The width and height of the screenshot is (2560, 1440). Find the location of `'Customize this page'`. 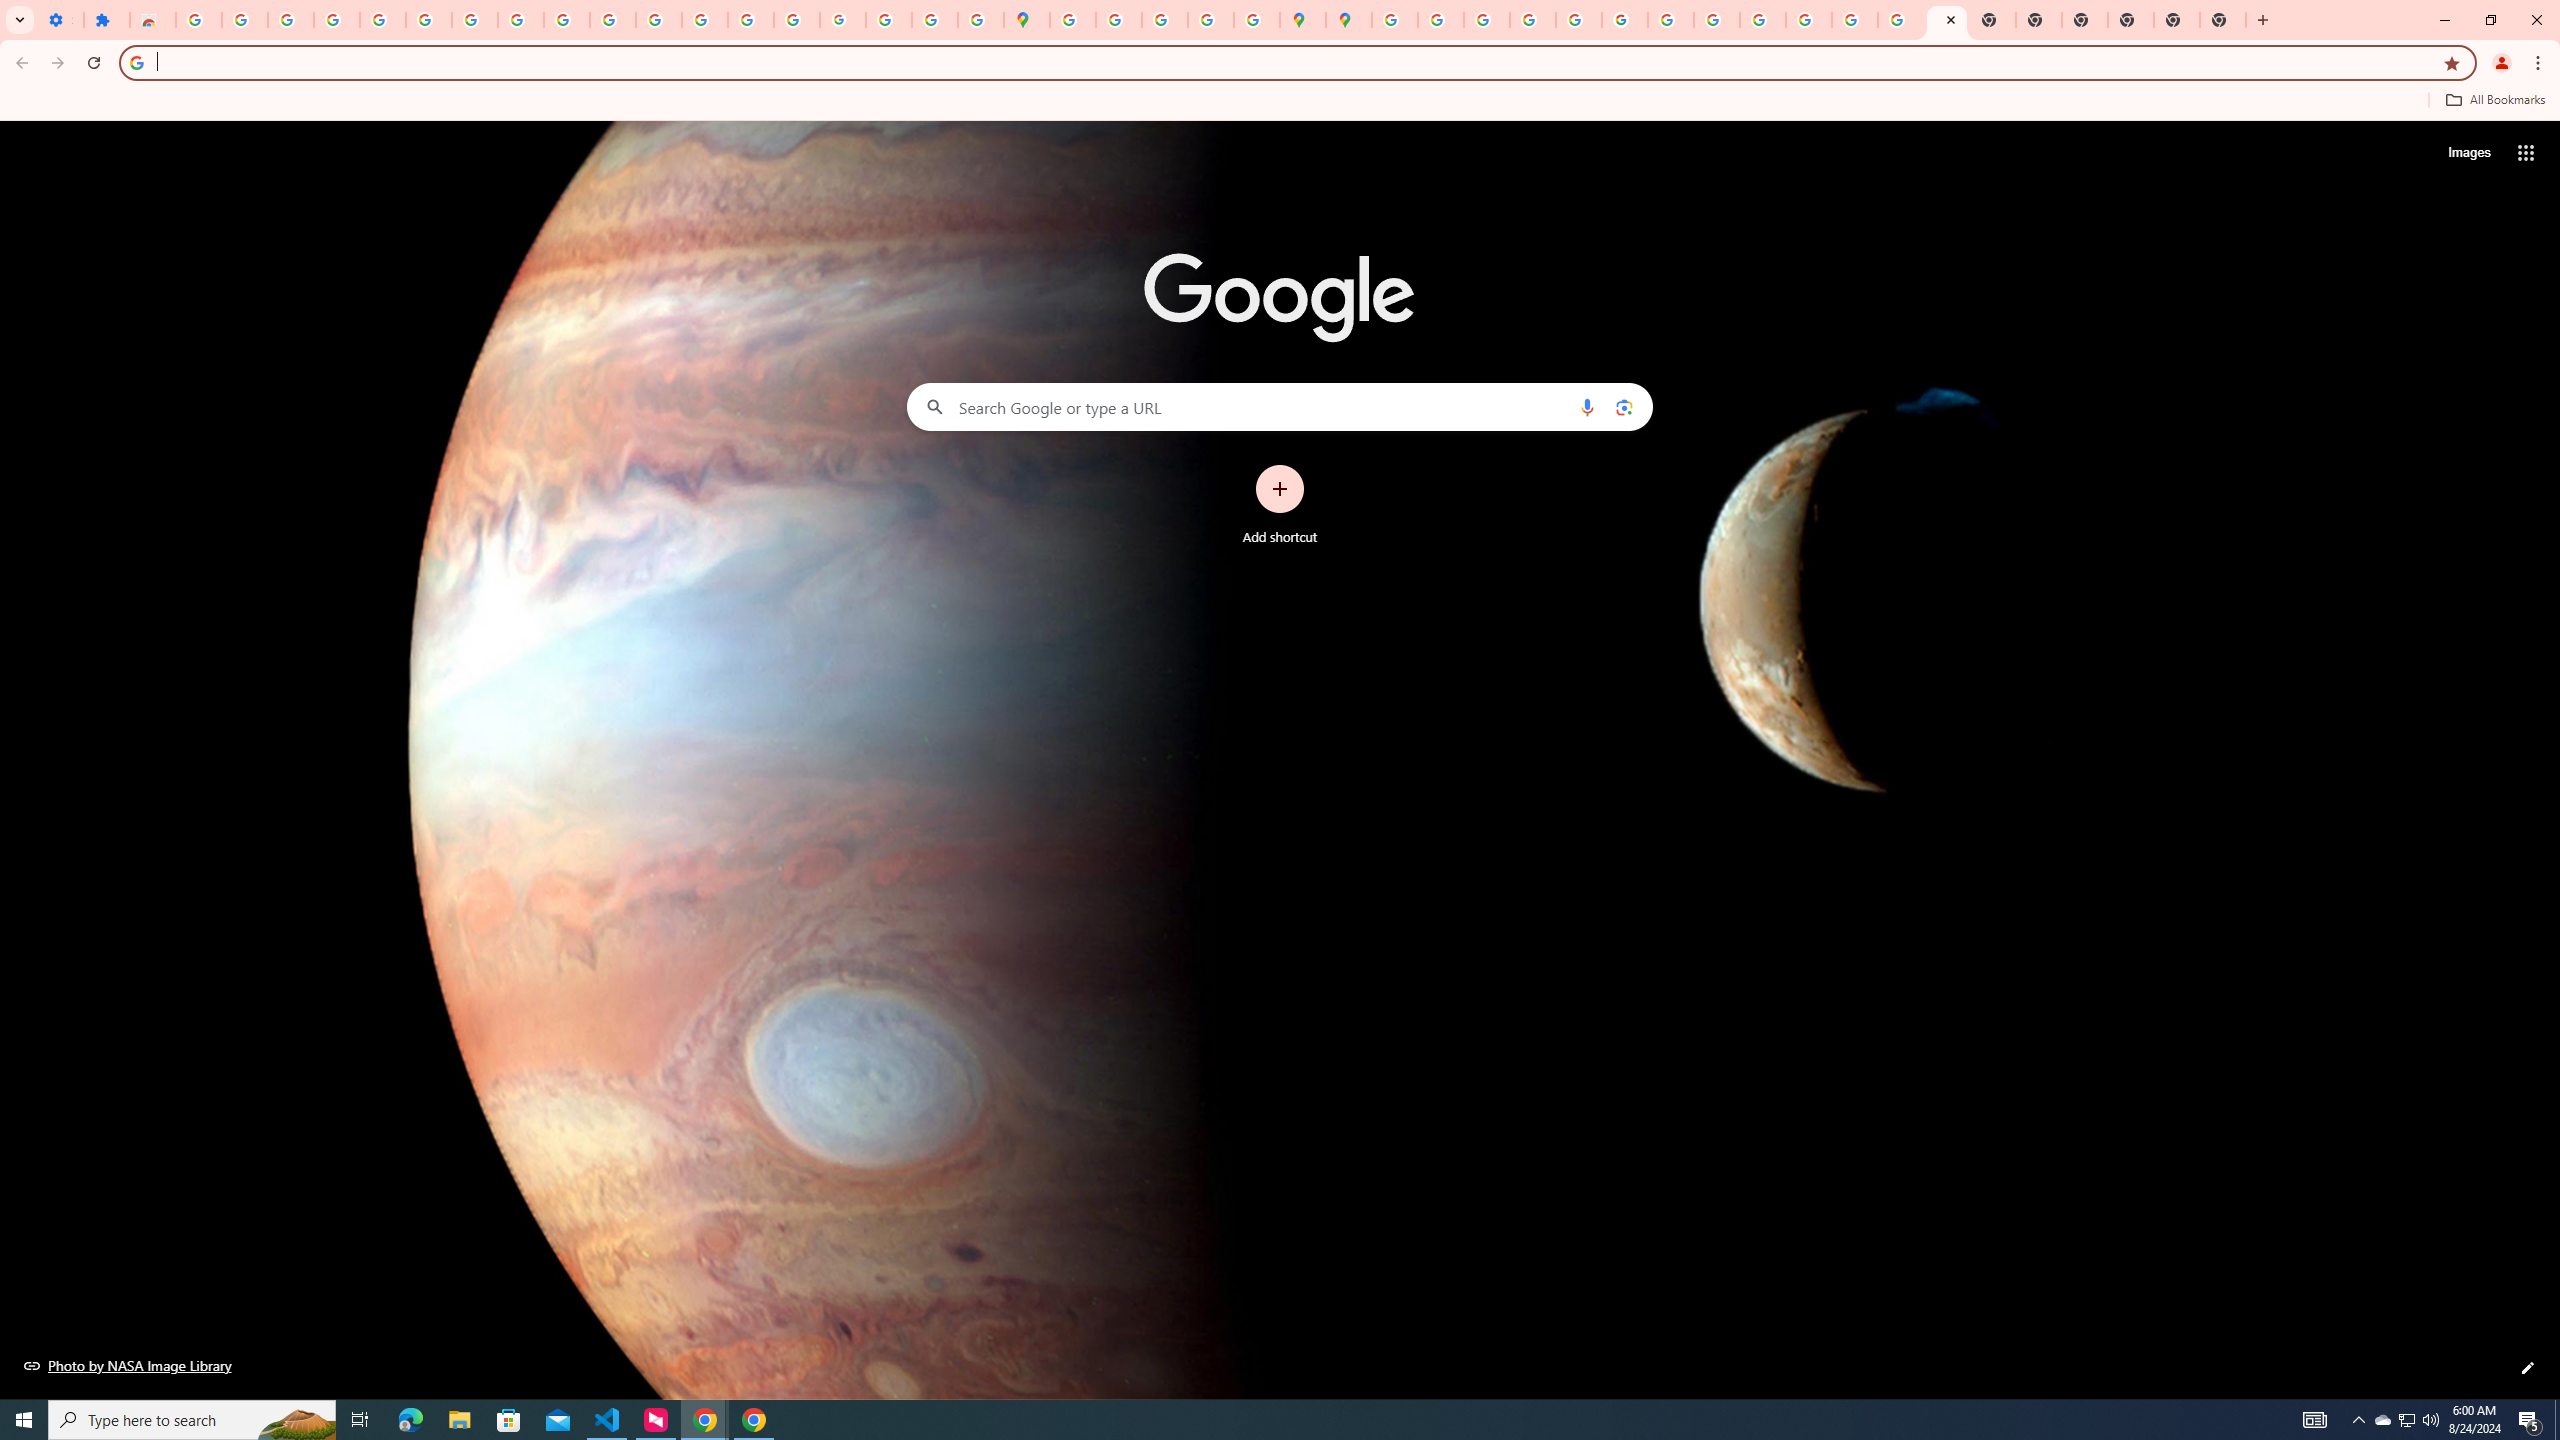

'Customize this page' is located at coordinates (2527, 1367).